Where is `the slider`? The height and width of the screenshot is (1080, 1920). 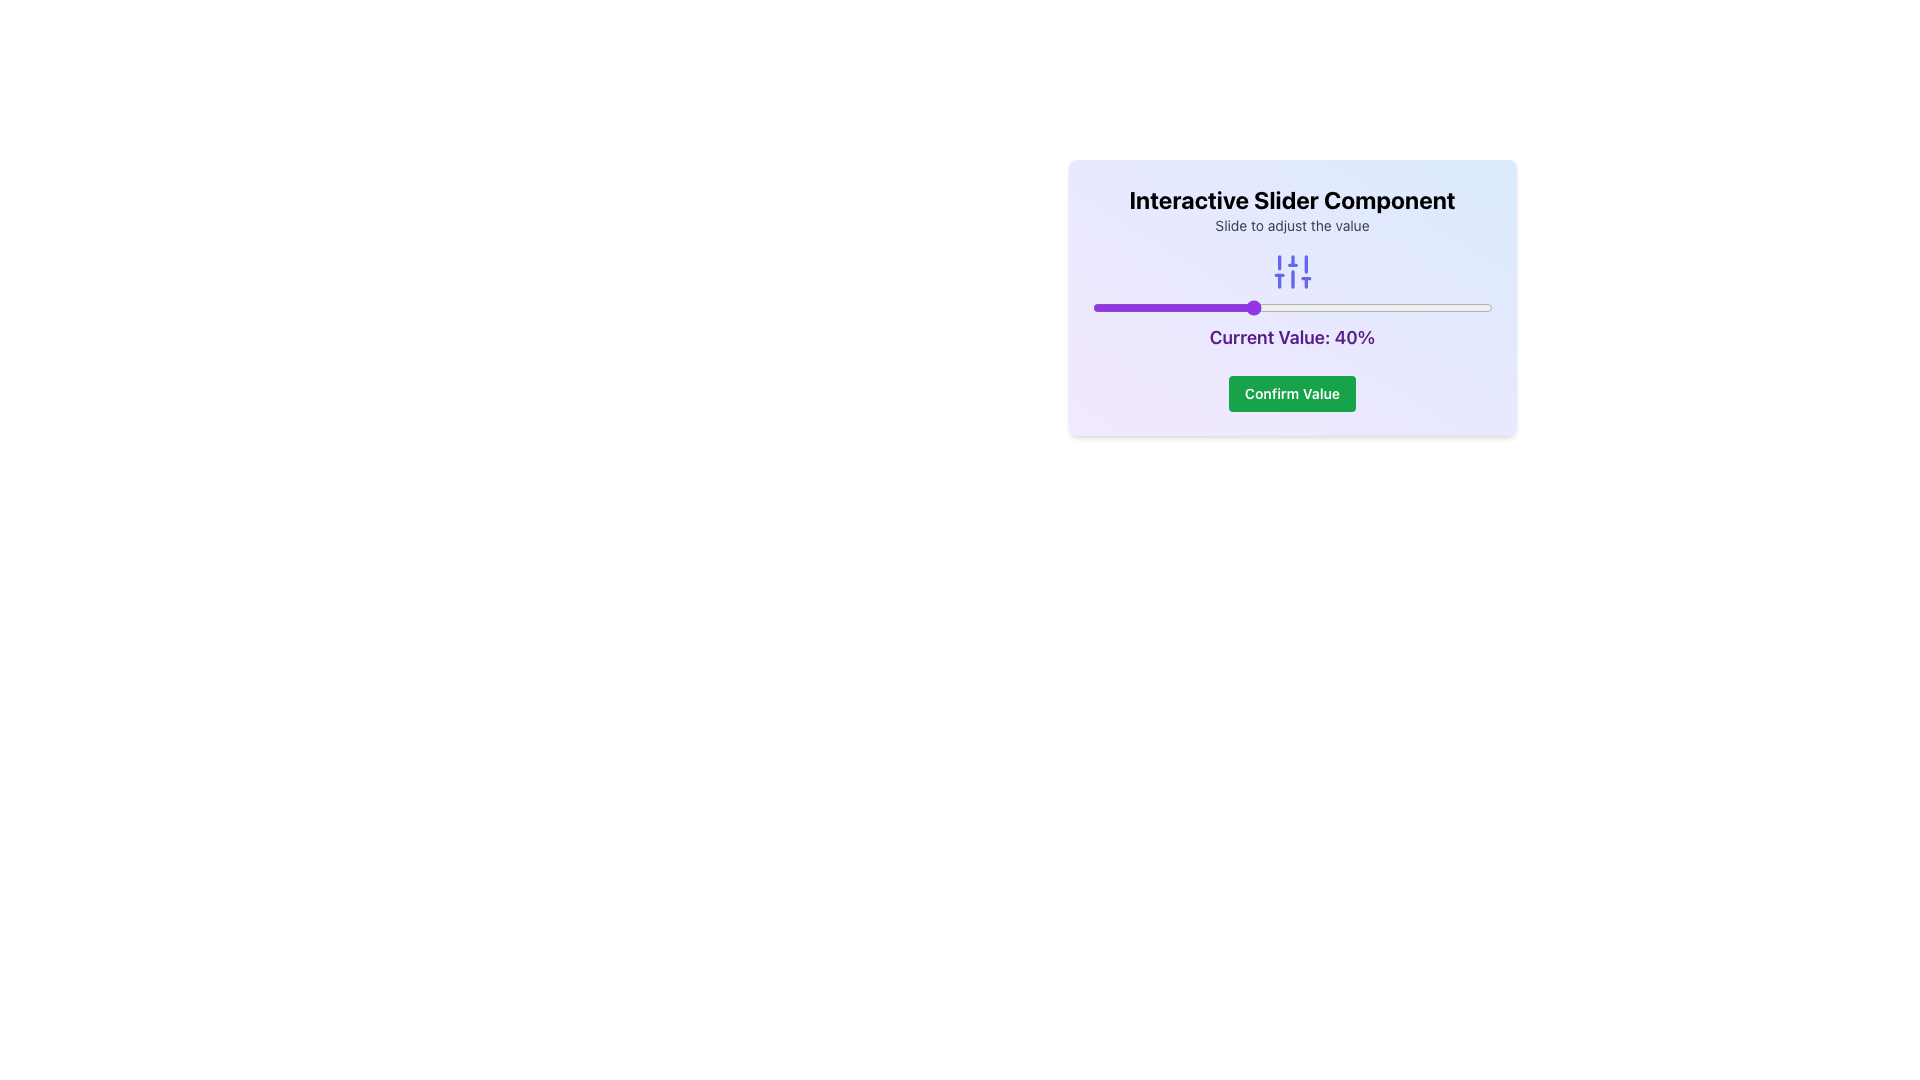 the slider is located at coordinates (1263, 308).